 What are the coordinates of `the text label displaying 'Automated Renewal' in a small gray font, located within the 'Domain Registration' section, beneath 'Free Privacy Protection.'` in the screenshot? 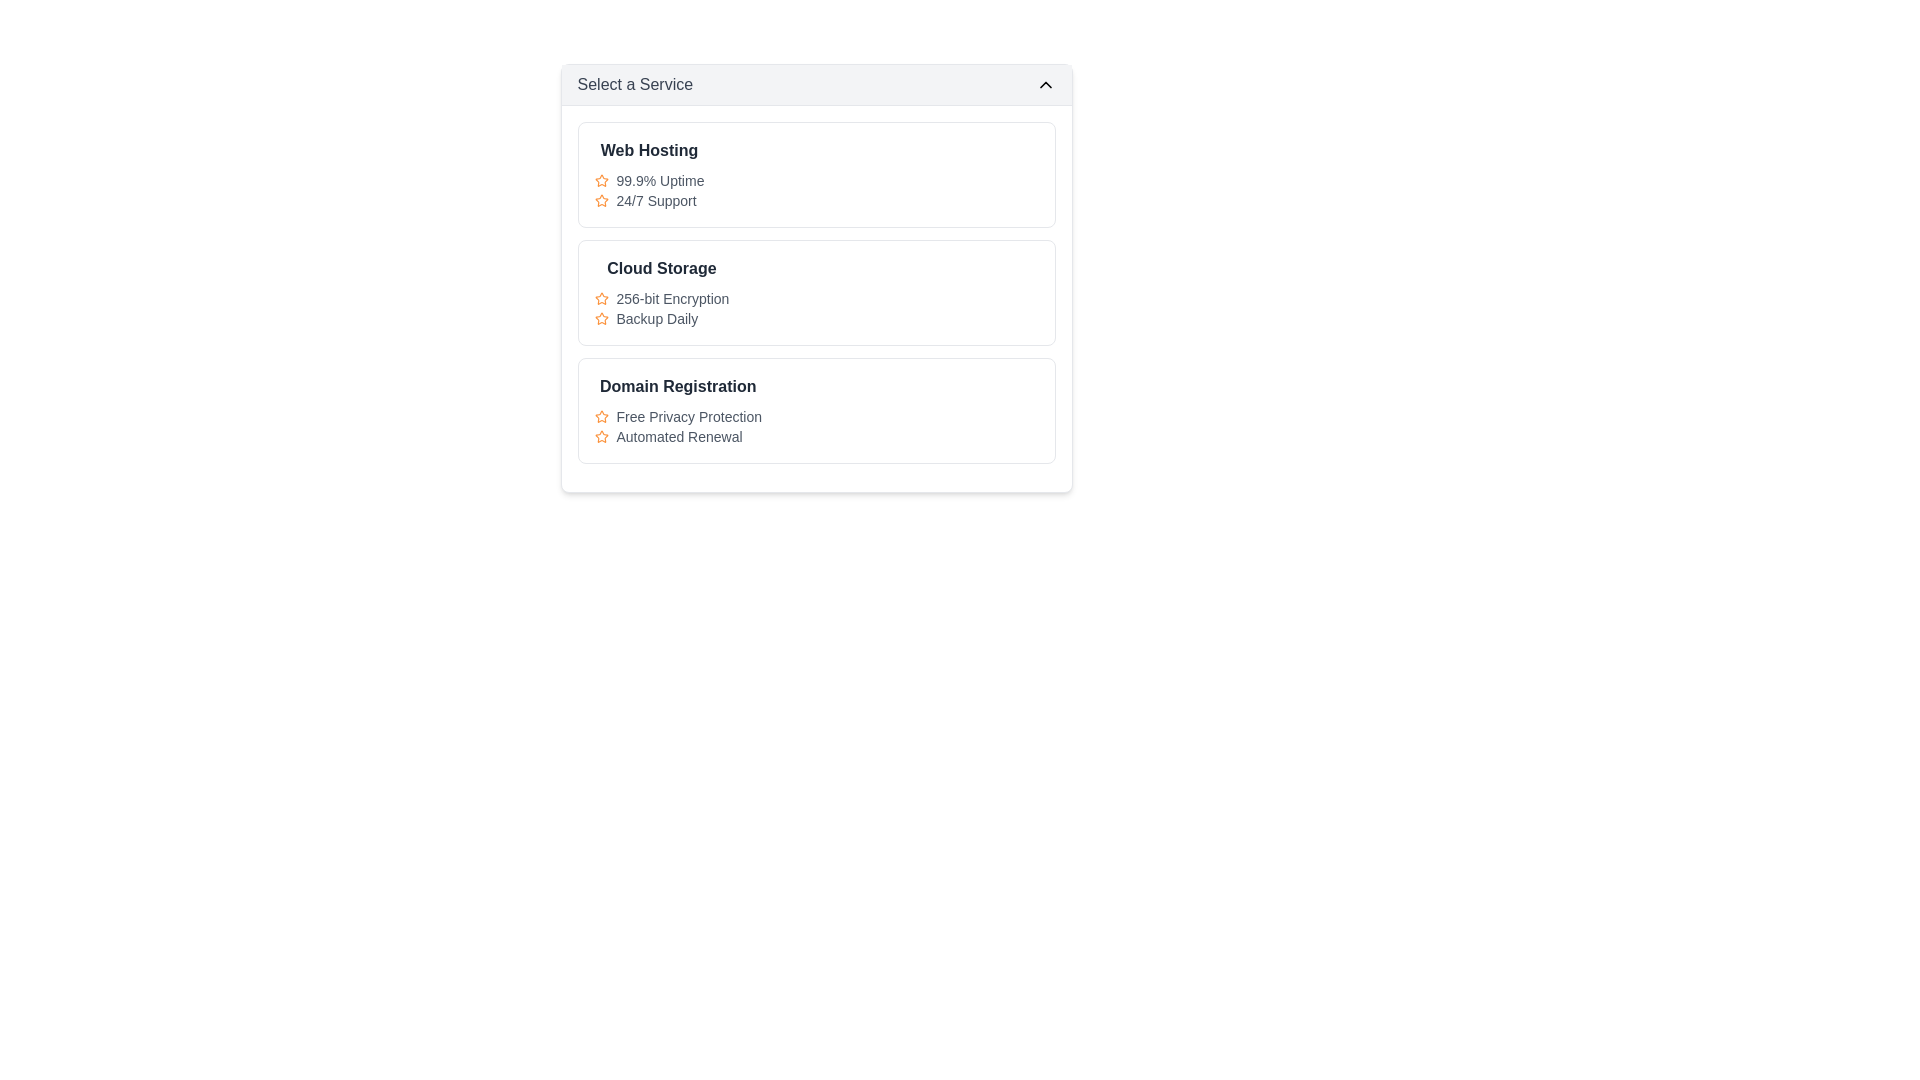 It's located at (678, 435).